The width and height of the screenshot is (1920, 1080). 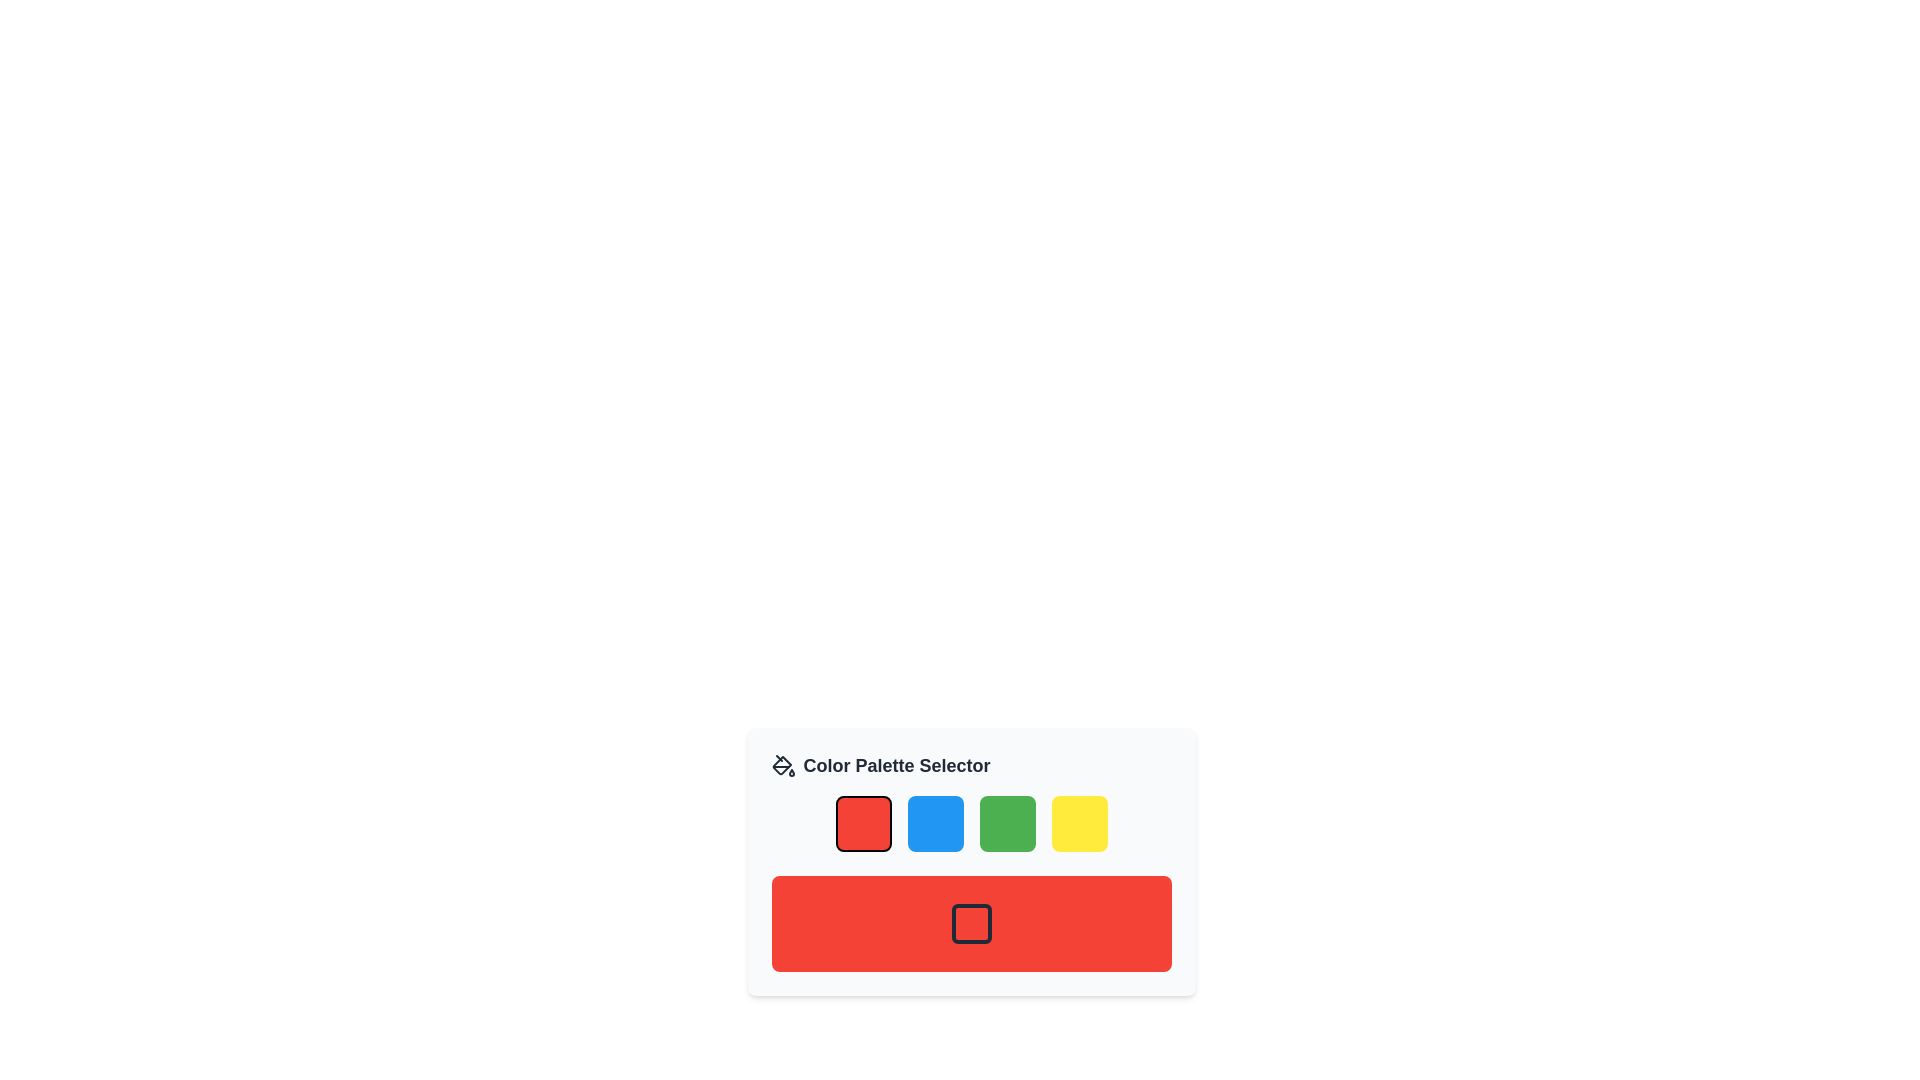 I want to click on the interactive button, which is a square box with rounded corners and a solid yellow background, located at the bottom center of the interface as the fourth button in a row of four, so click(x=1078, y=824).